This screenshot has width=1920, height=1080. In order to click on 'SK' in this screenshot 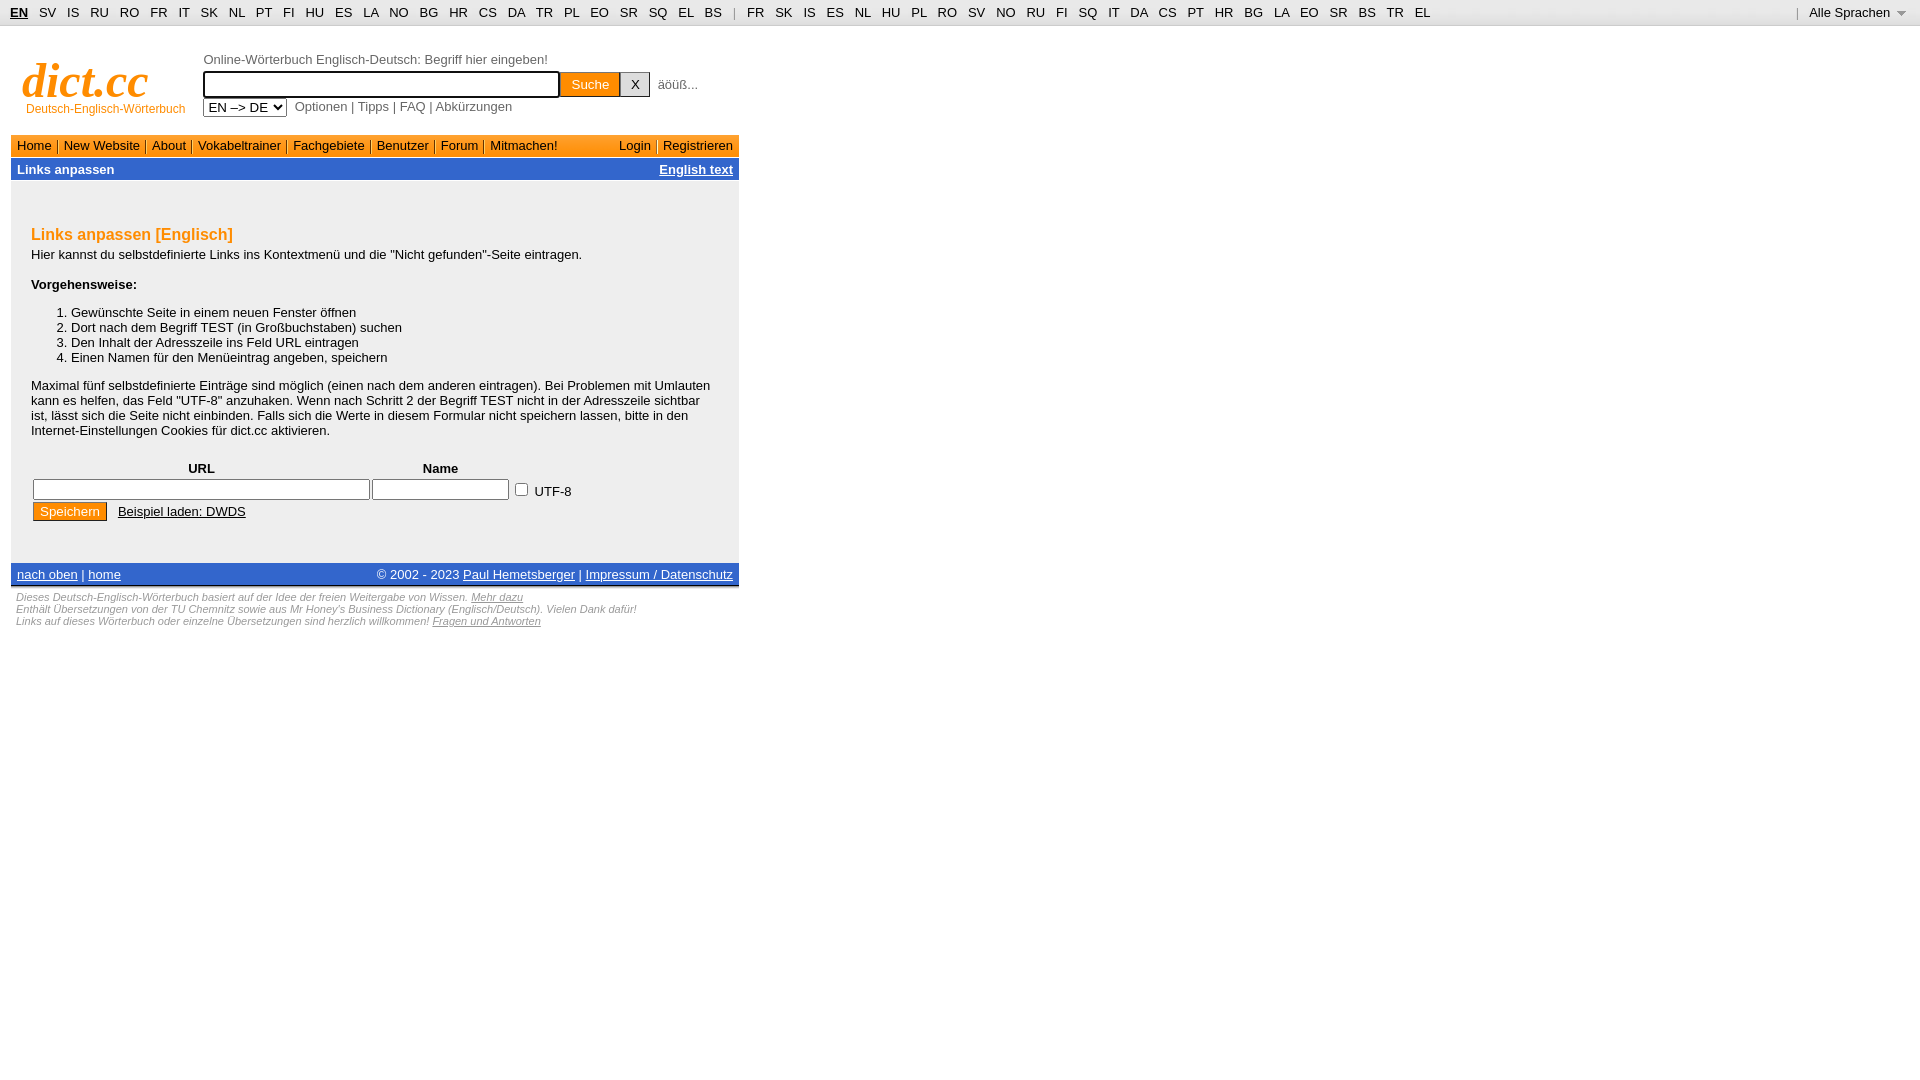, I will do `click(782, 12)`.